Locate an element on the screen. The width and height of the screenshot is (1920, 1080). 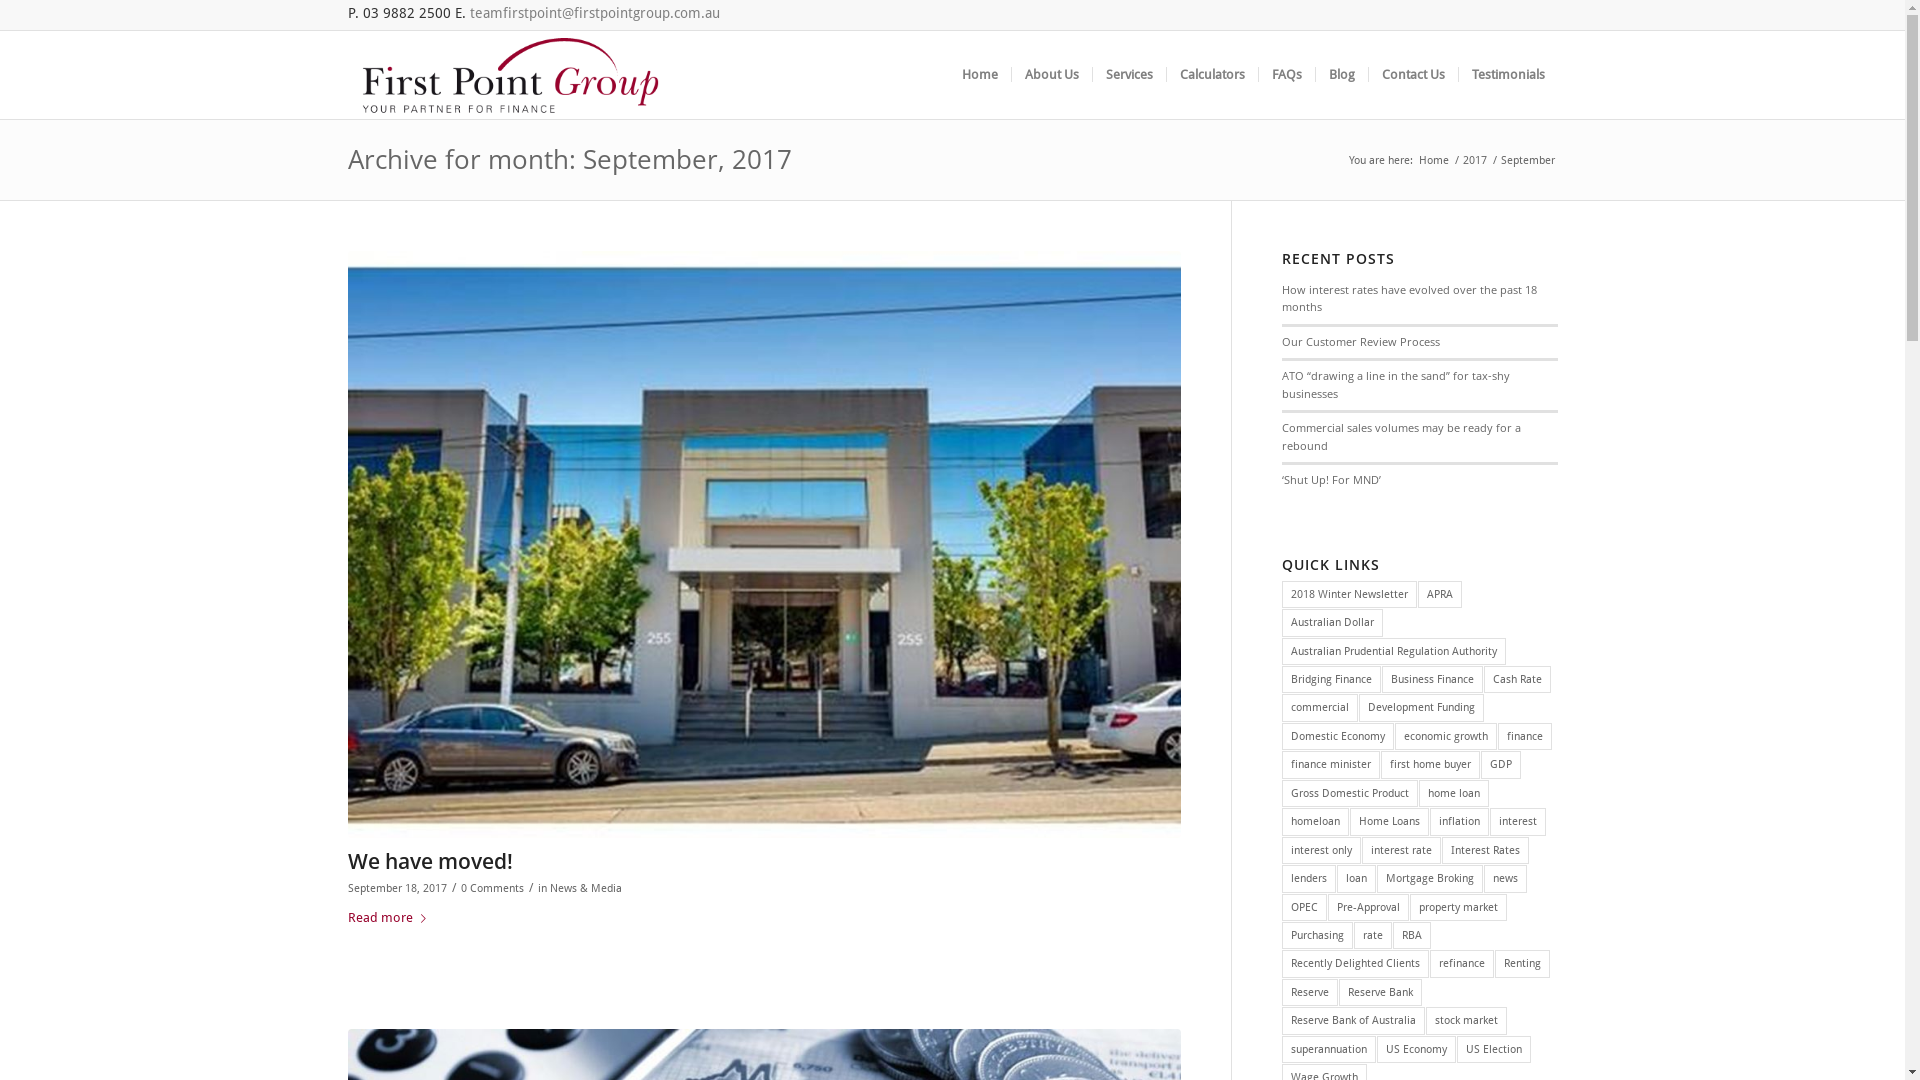
'interest rate' is located at coordinates (1361, 850).